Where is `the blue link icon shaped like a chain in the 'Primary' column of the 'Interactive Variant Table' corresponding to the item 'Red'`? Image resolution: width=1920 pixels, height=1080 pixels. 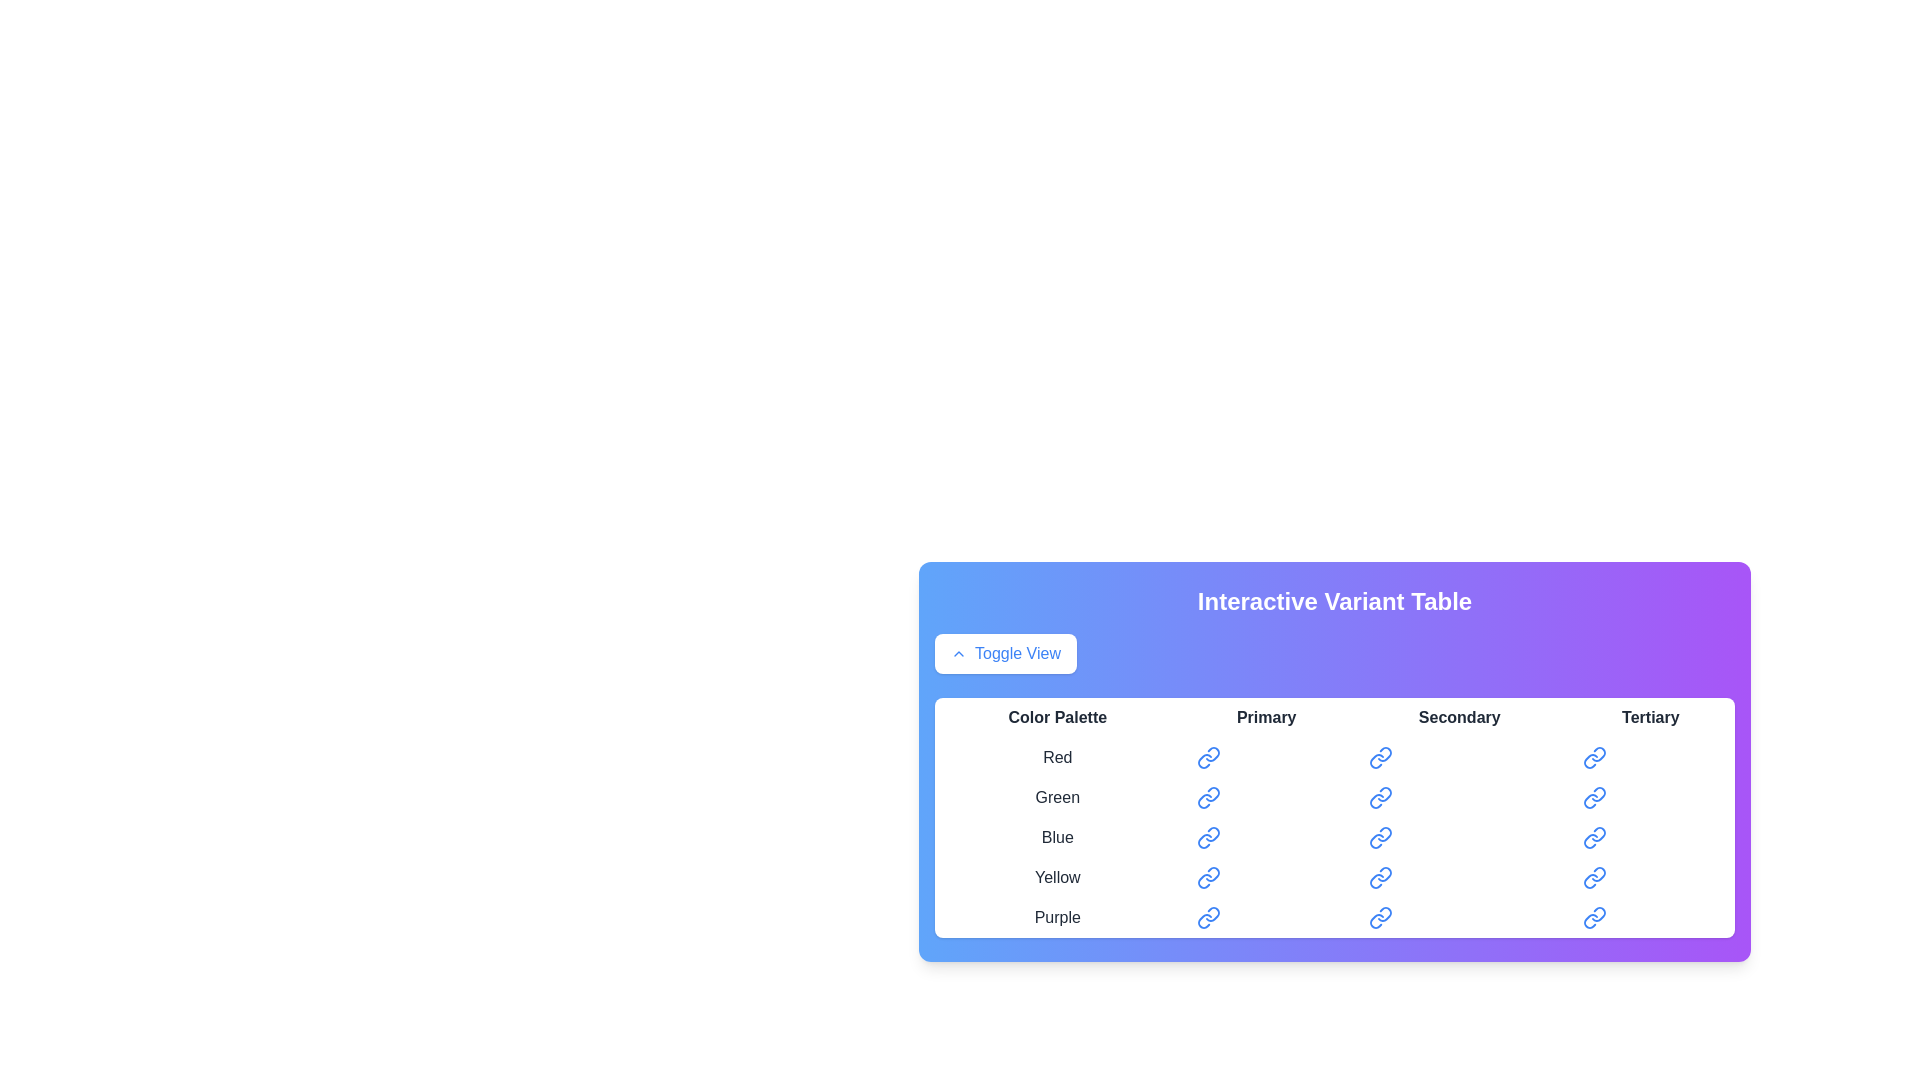
the blue link icon shaped like a chain in the 'Primary' column of the 'Interactive Variant Table' corresponding to the item 'Red' is located at coordinates (1207, 758).